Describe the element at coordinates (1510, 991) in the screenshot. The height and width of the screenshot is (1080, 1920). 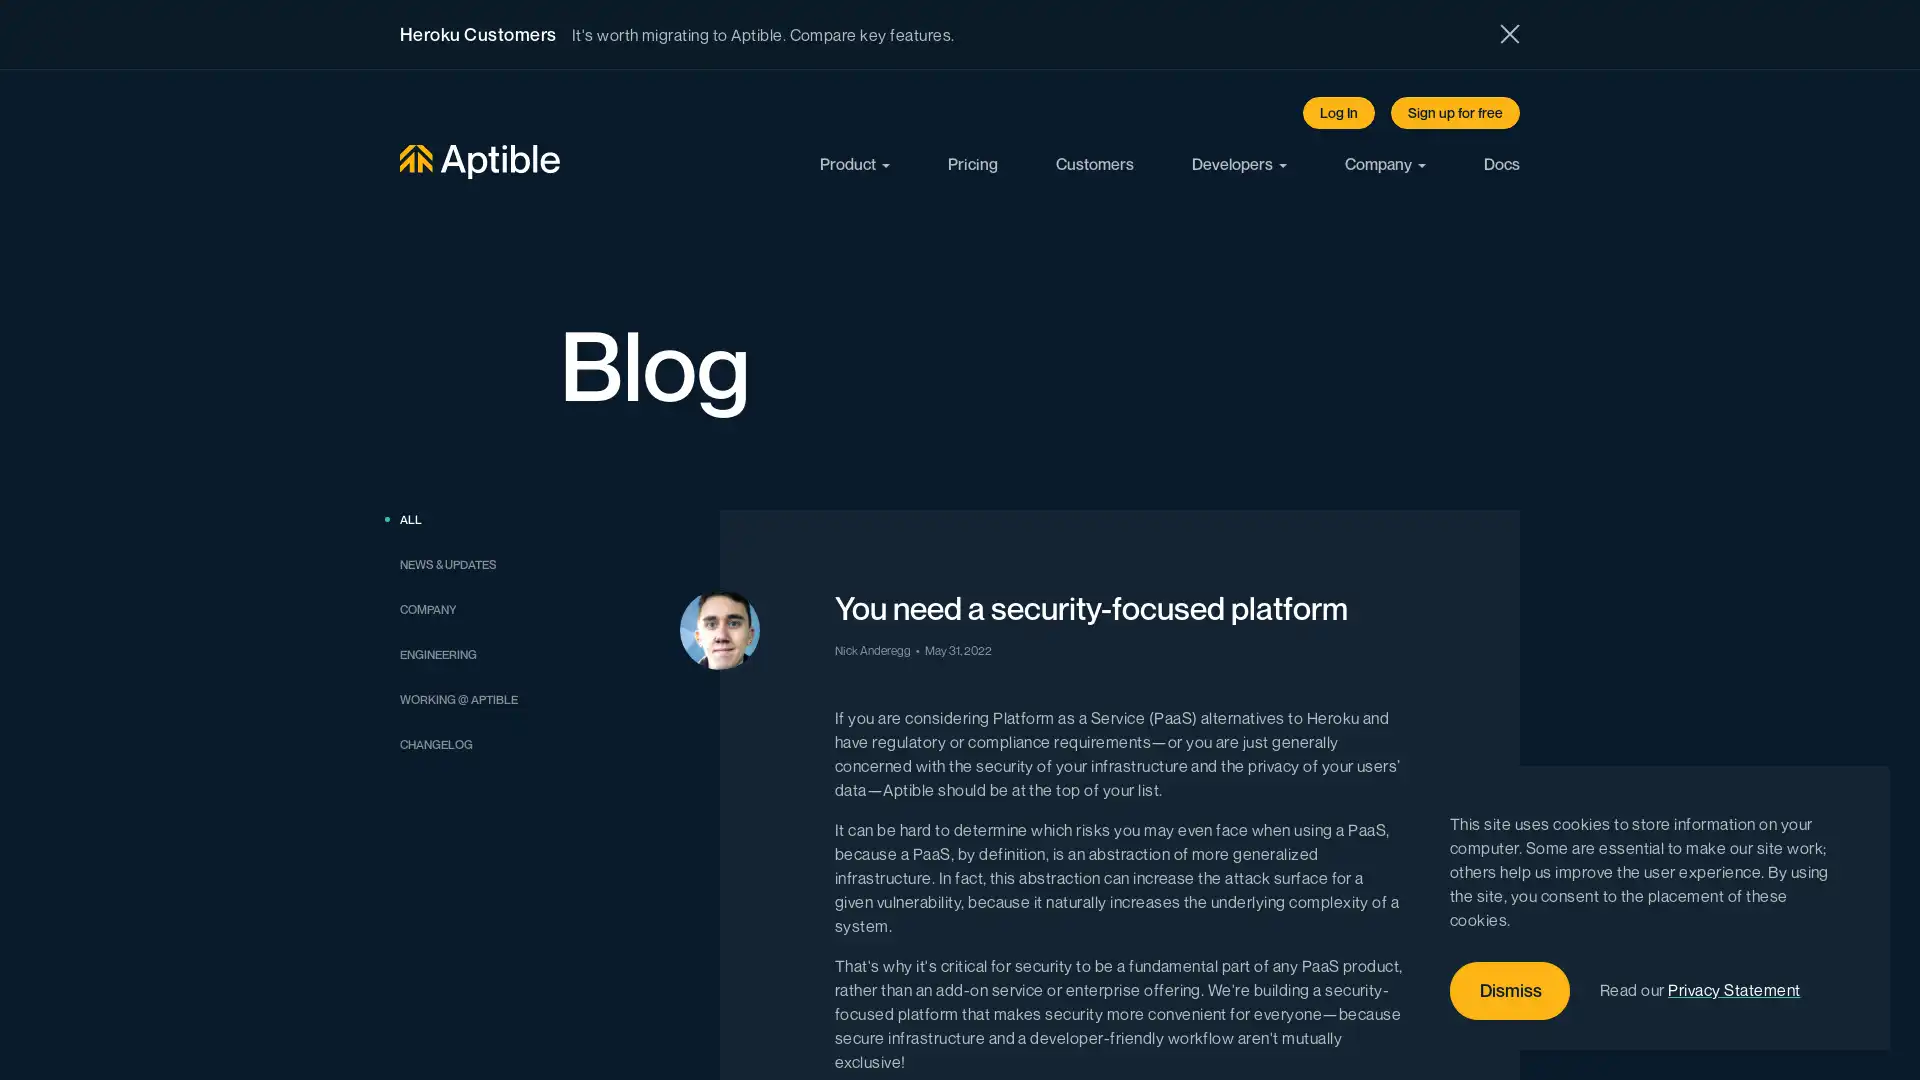
I see `Dismiss` at that location.